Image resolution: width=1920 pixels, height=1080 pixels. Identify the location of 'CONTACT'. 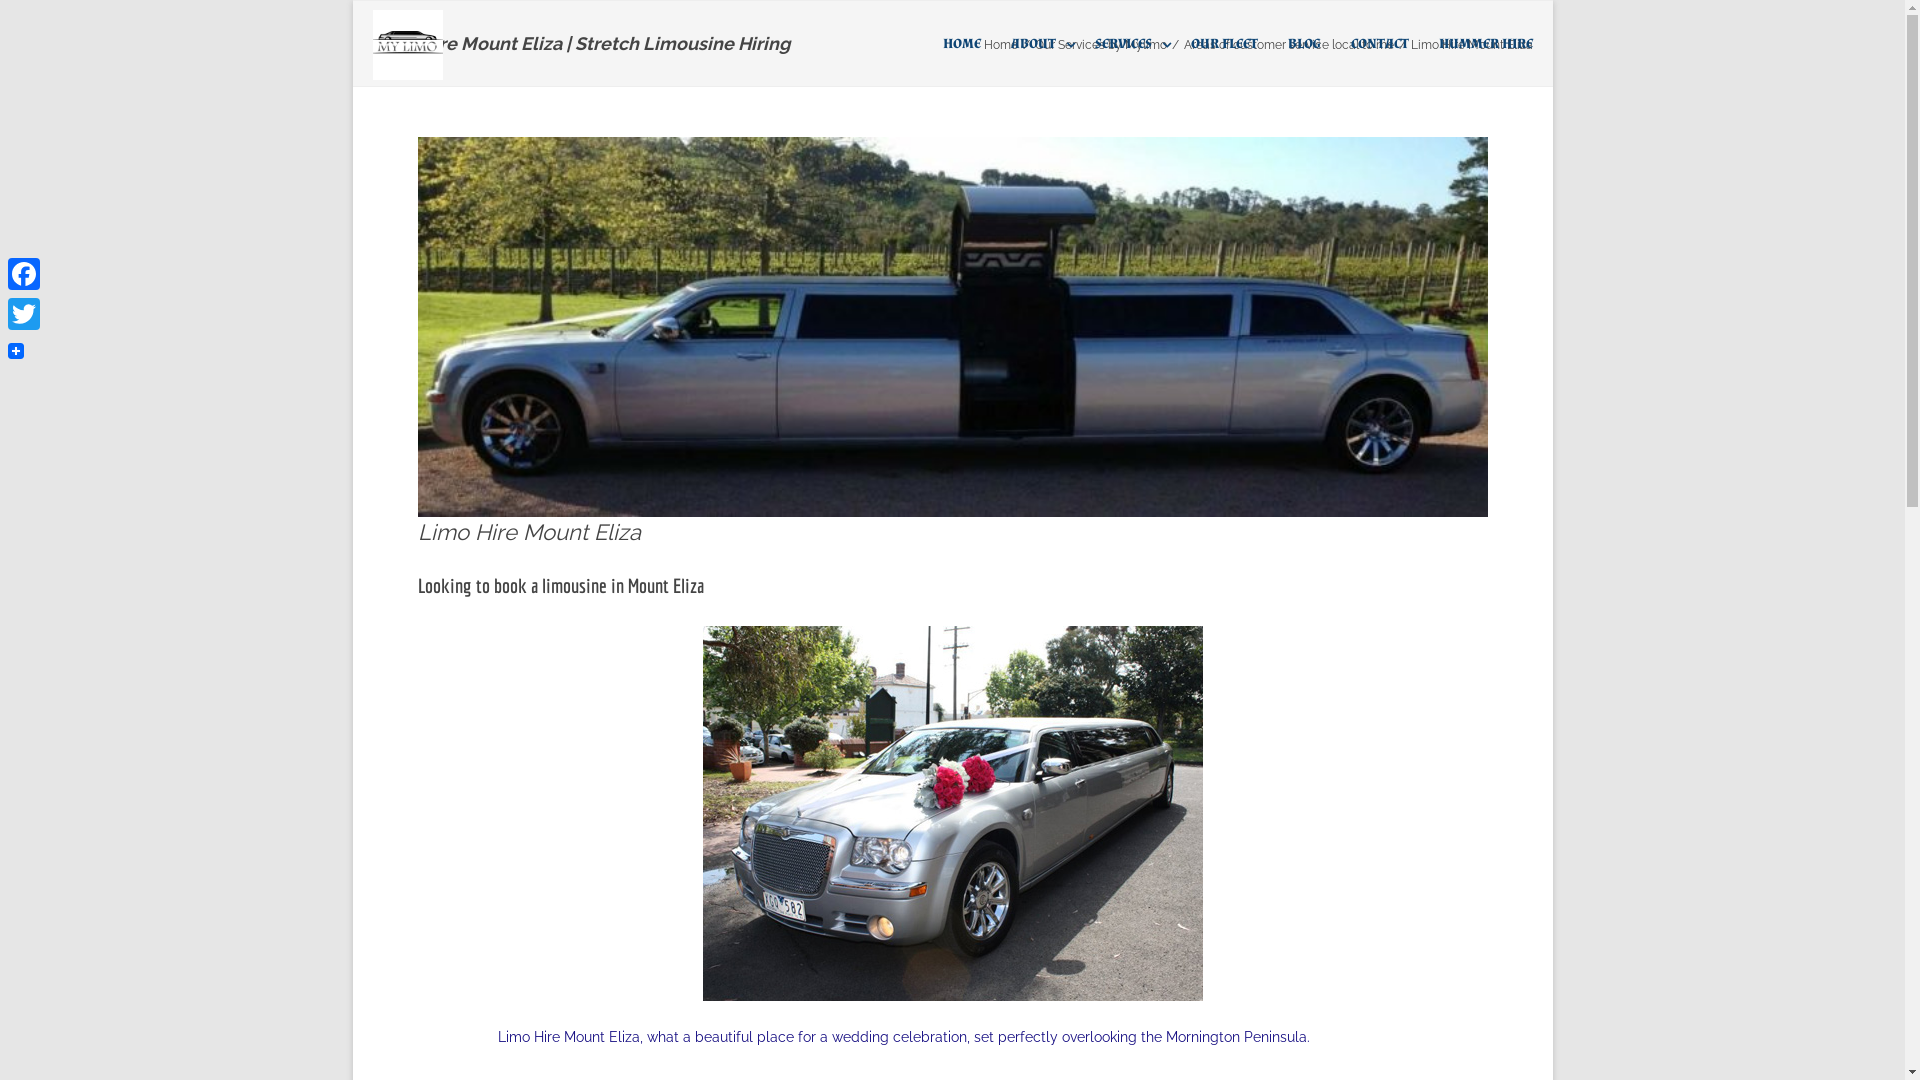
(1349, 43).